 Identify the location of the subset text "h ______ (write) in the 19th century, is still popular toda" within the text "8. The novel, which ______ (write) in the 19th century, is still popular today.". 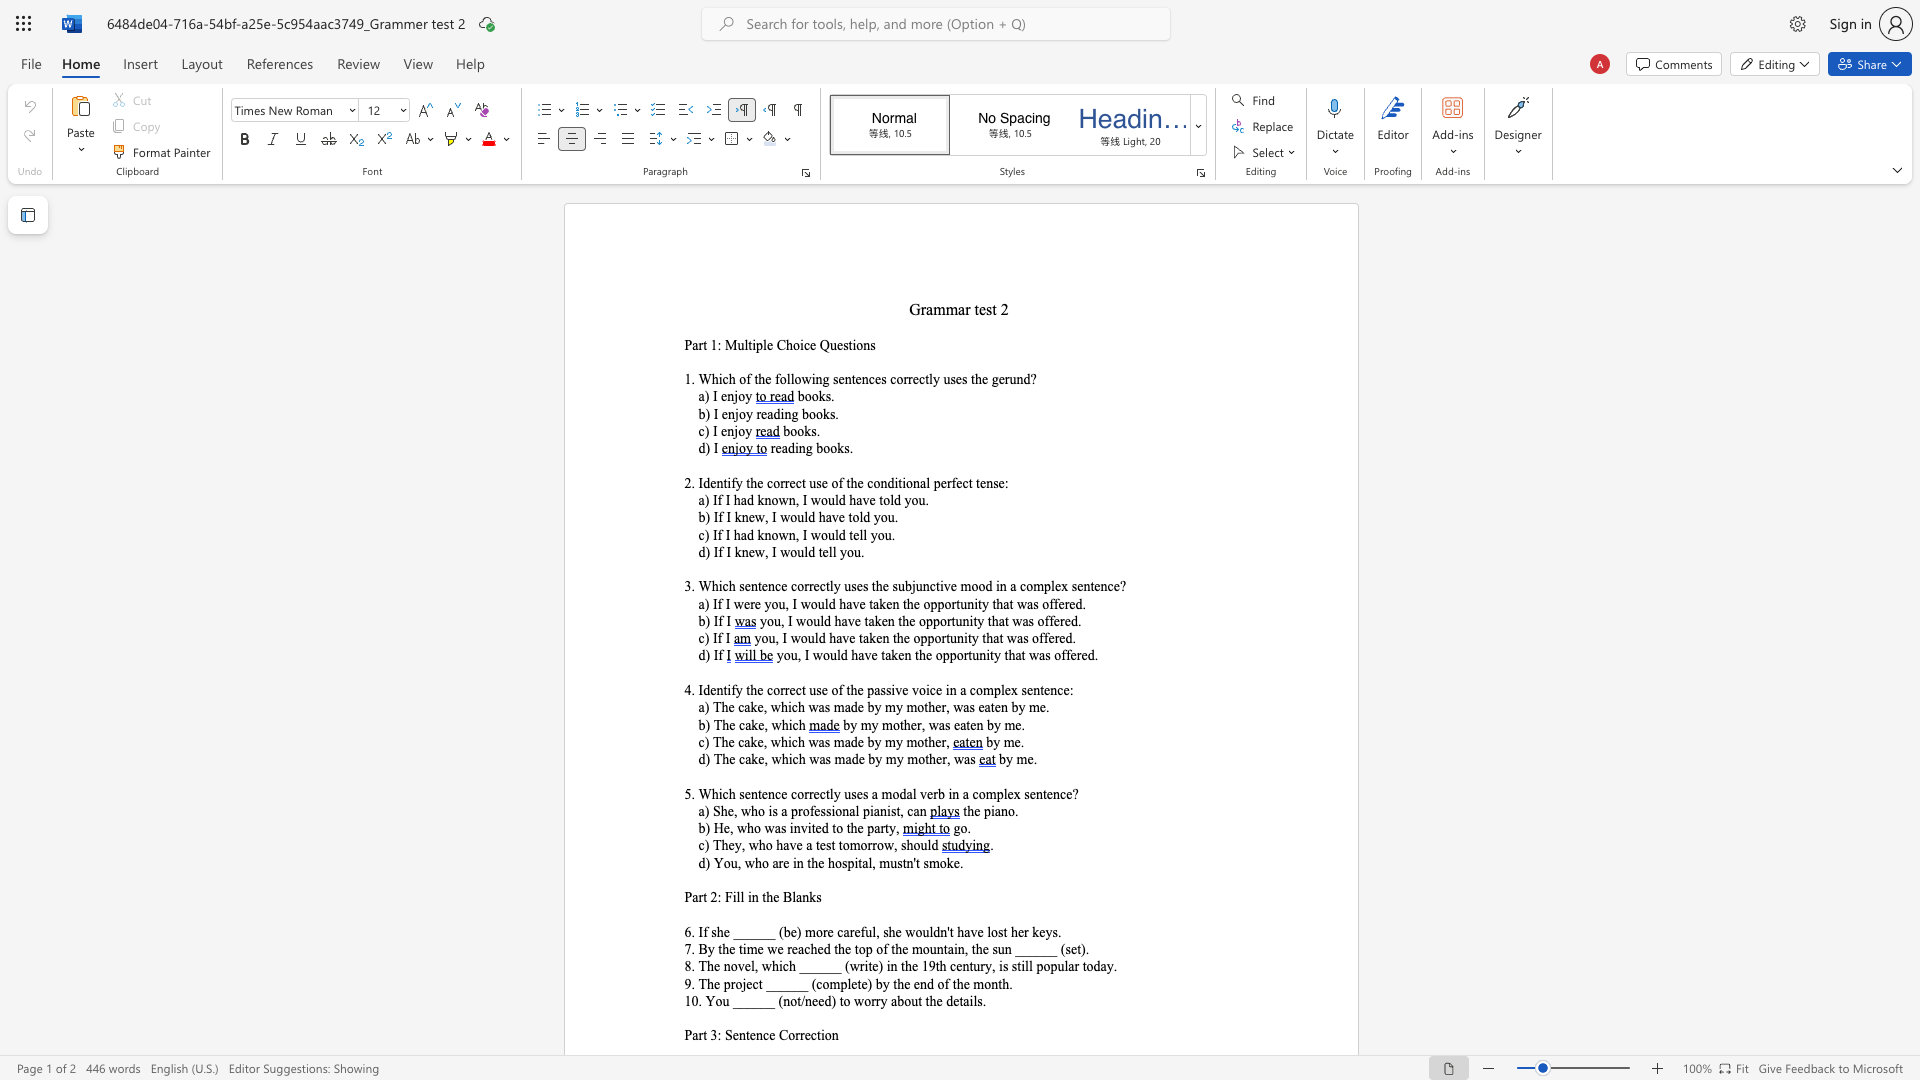
(788, 965).